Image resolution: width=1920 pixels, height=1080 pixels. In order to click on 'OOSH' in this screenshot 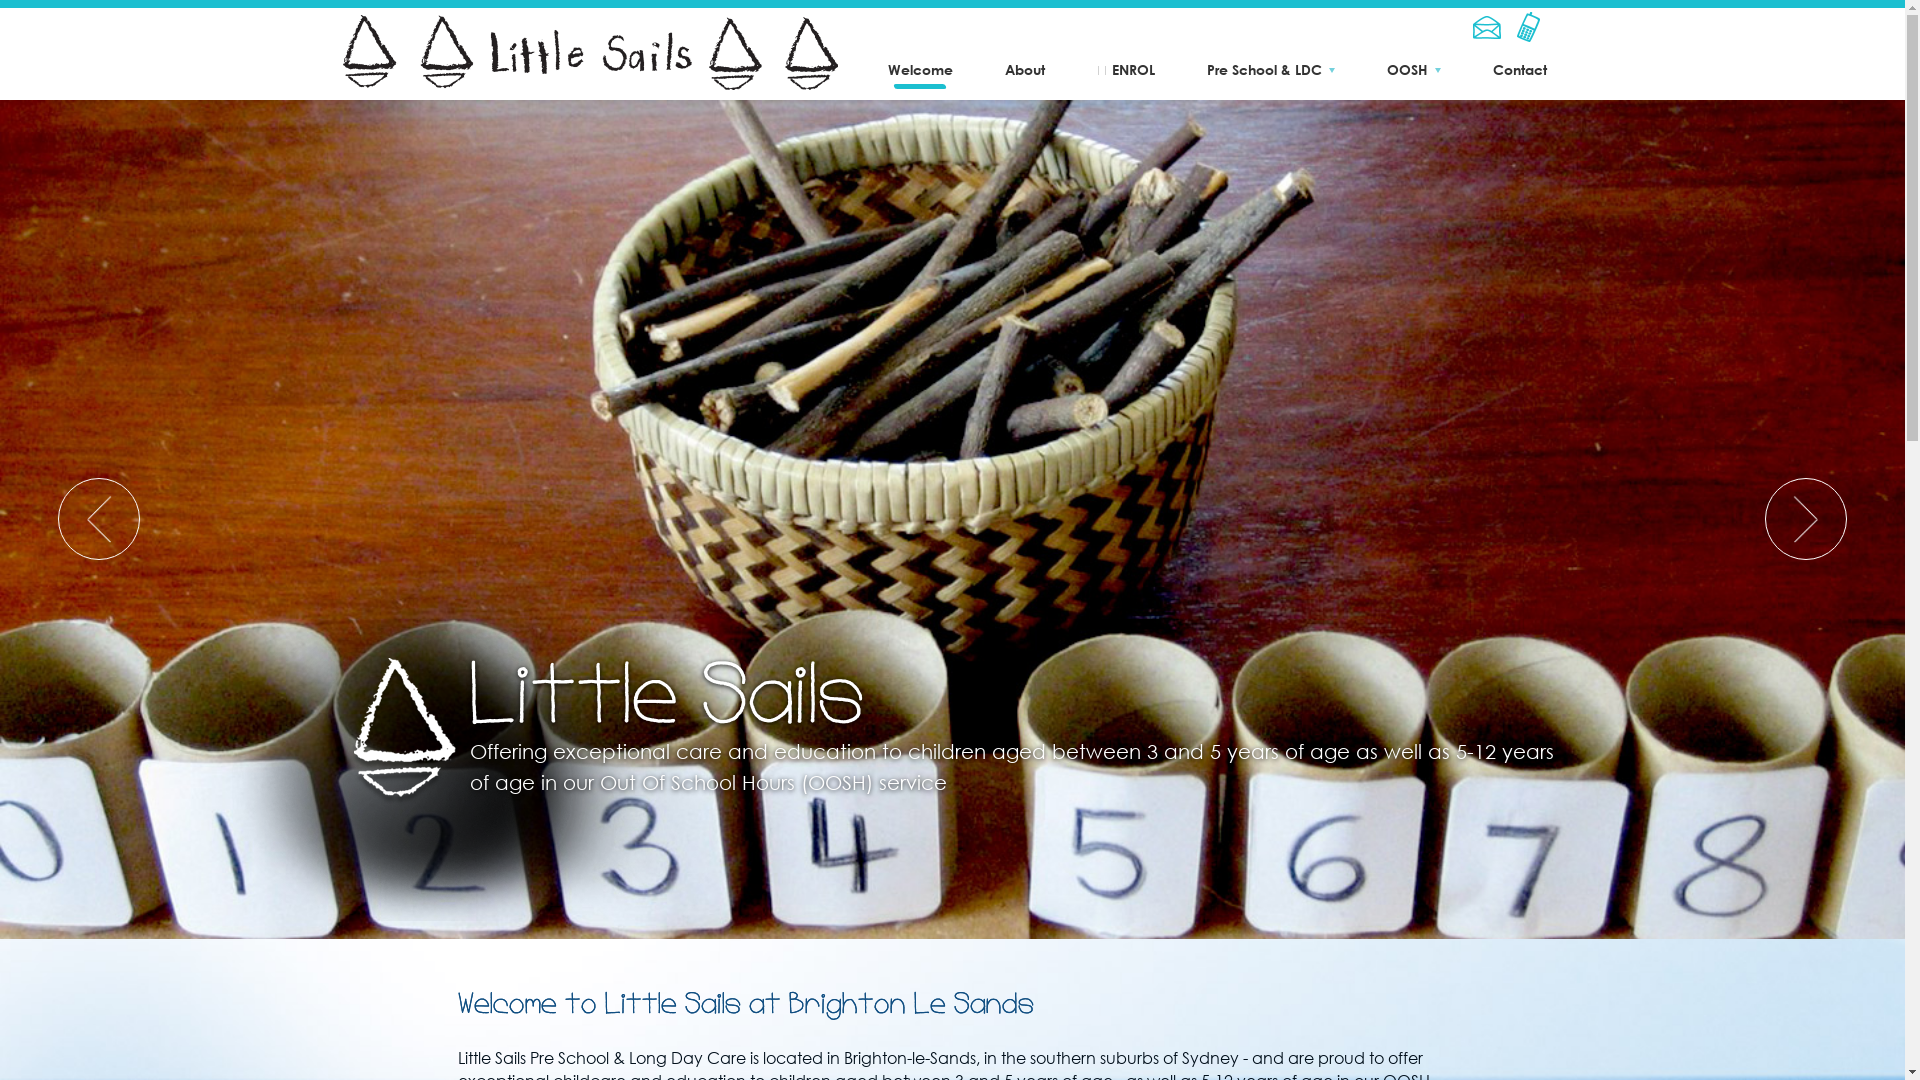, I will do `click(1411, 68)`.